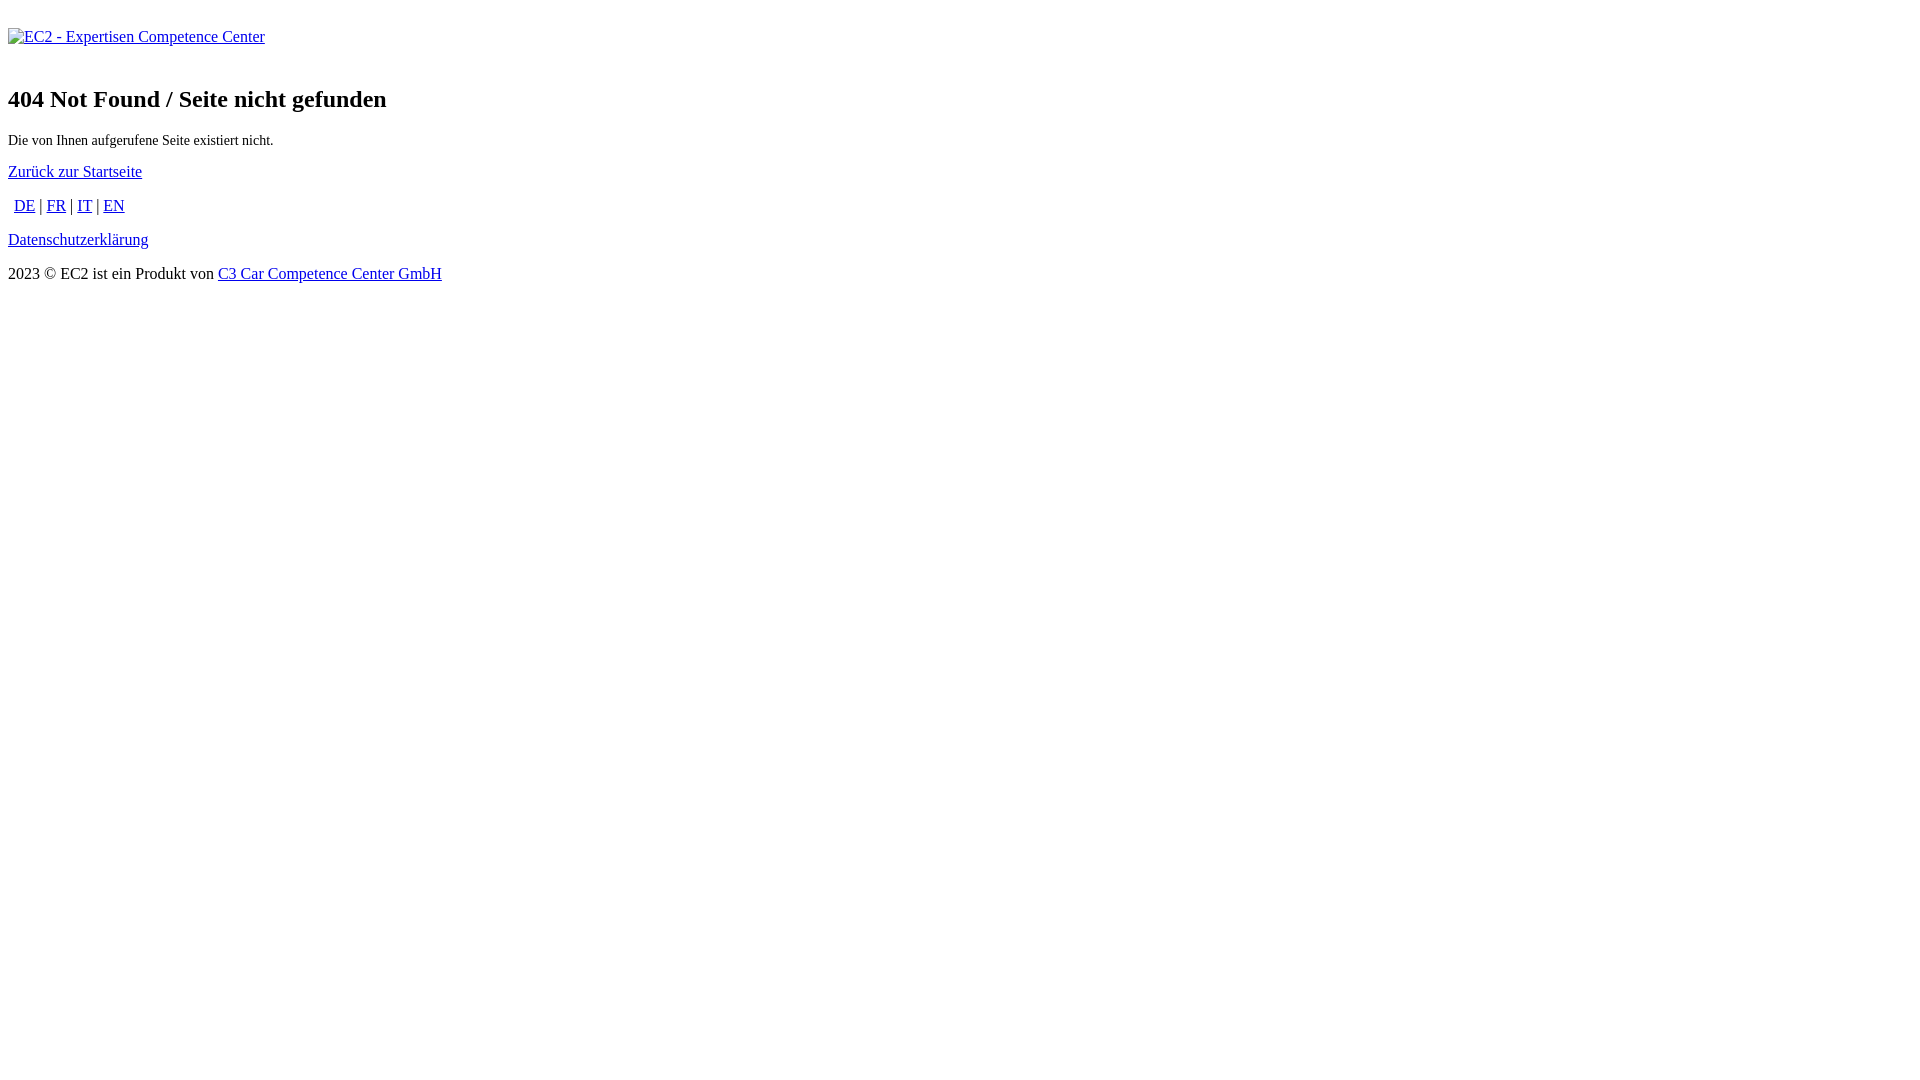  I want to click on 'C3 Car Competence Center GmbH', so click(330, 273).